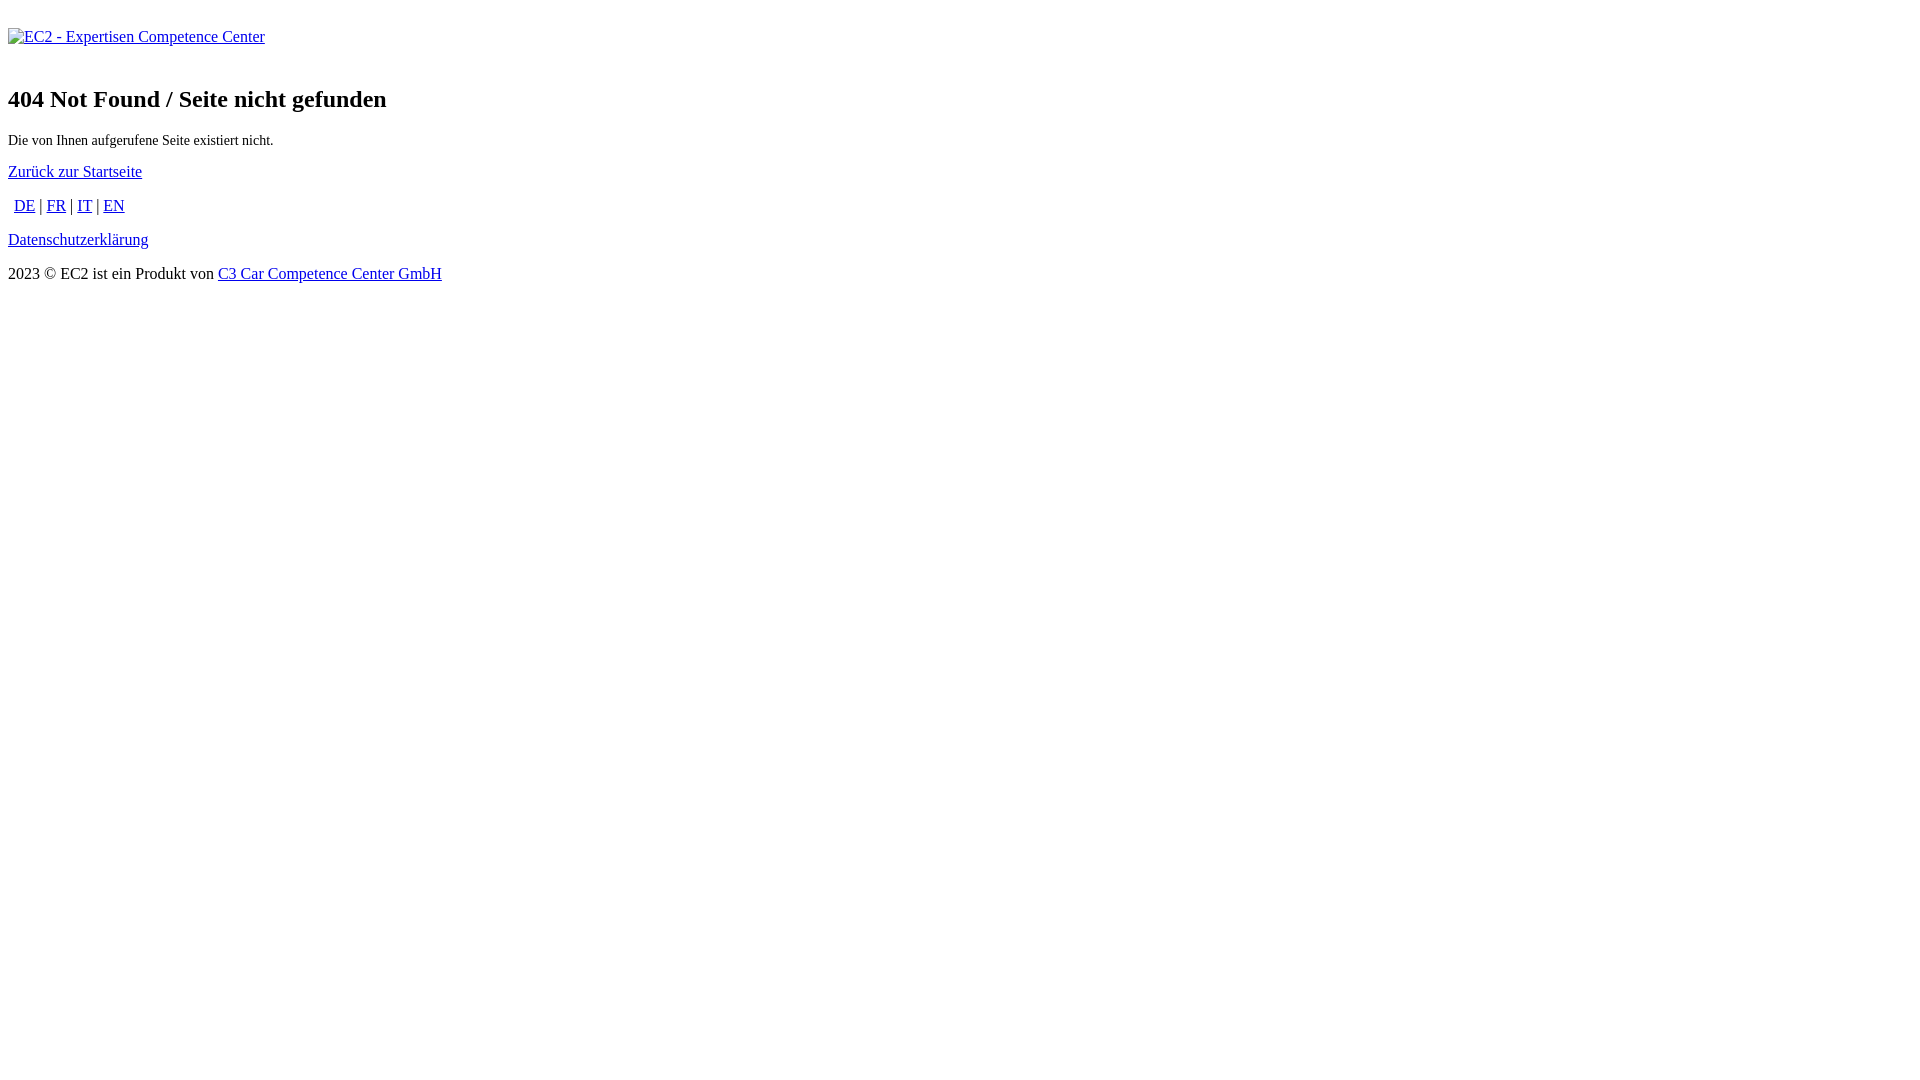  I want to click on 'C3 Car Competence Center GmbH', so click(330, 273).